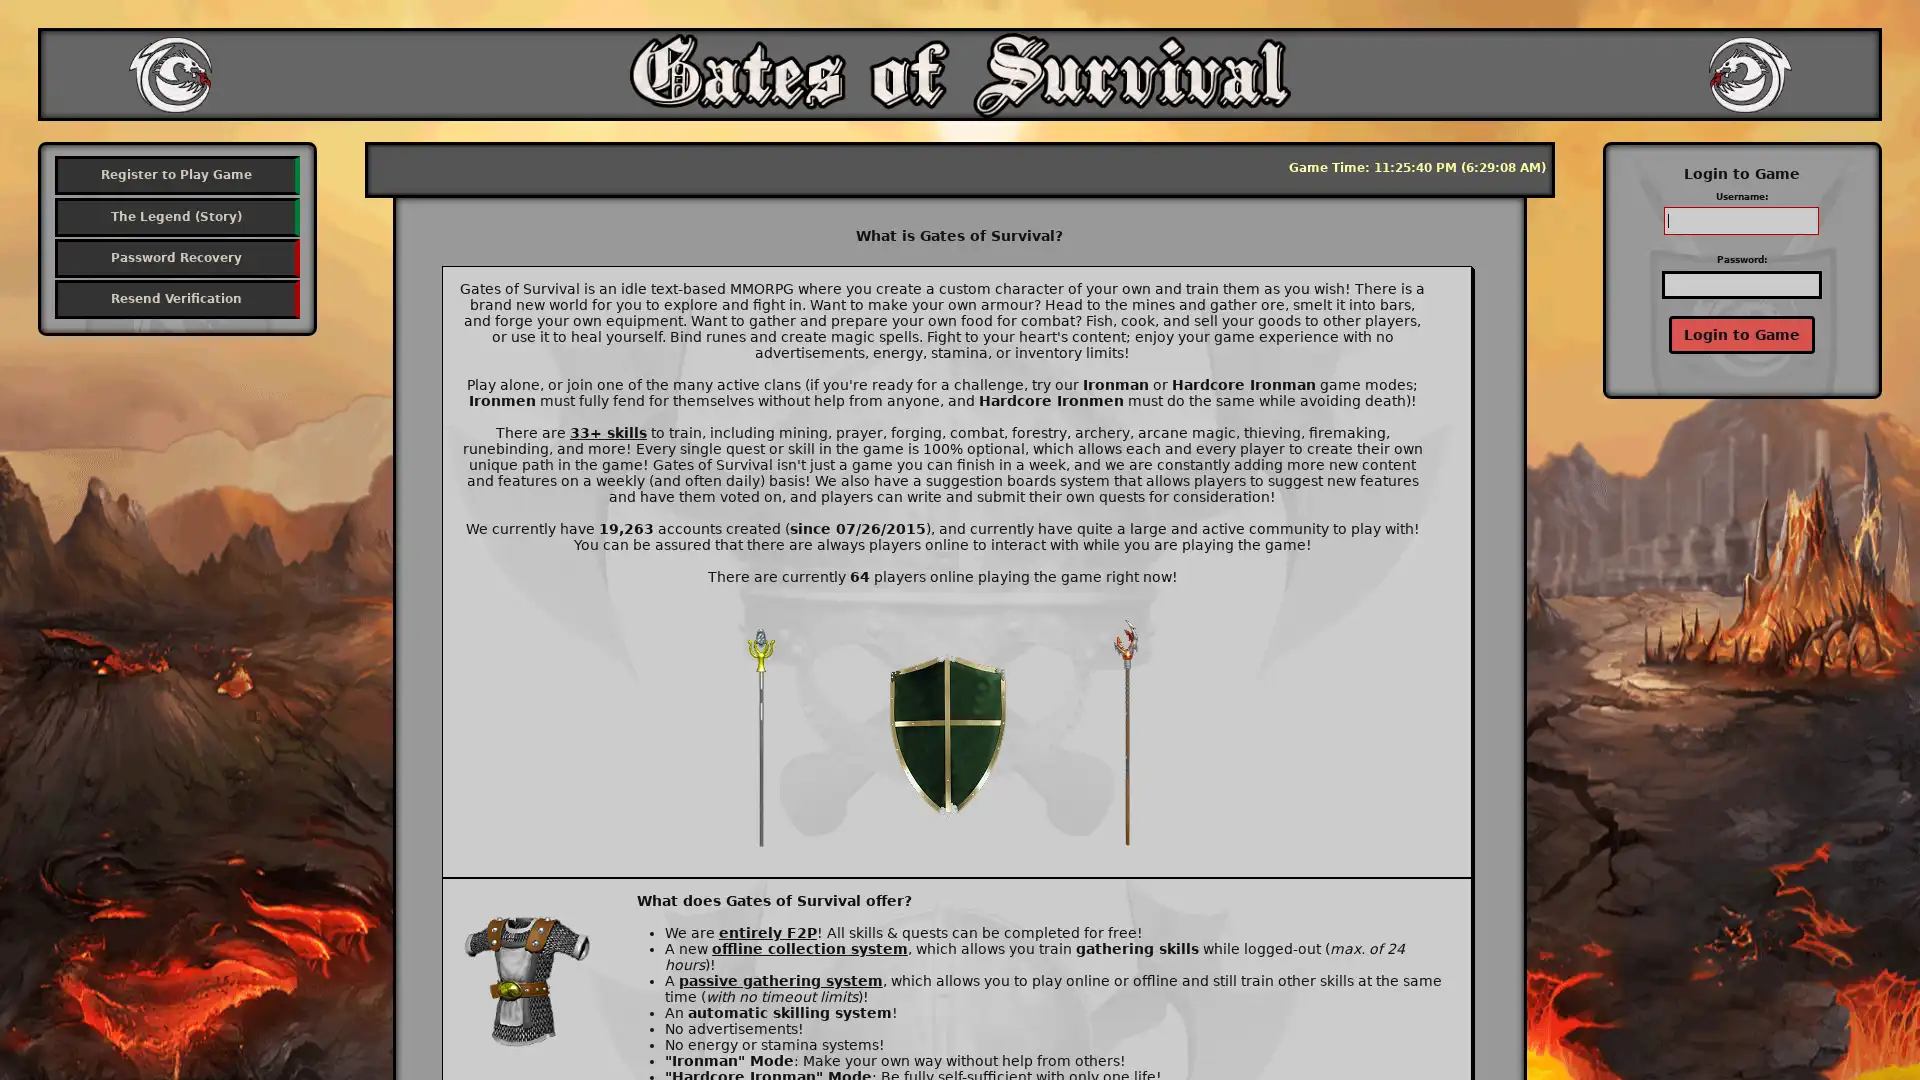 The image size is (1920, 1080). What do you see at coordinates (1741, 334) in the screenshot?
I see `Login to Game` at bounding box center [1741, 334].